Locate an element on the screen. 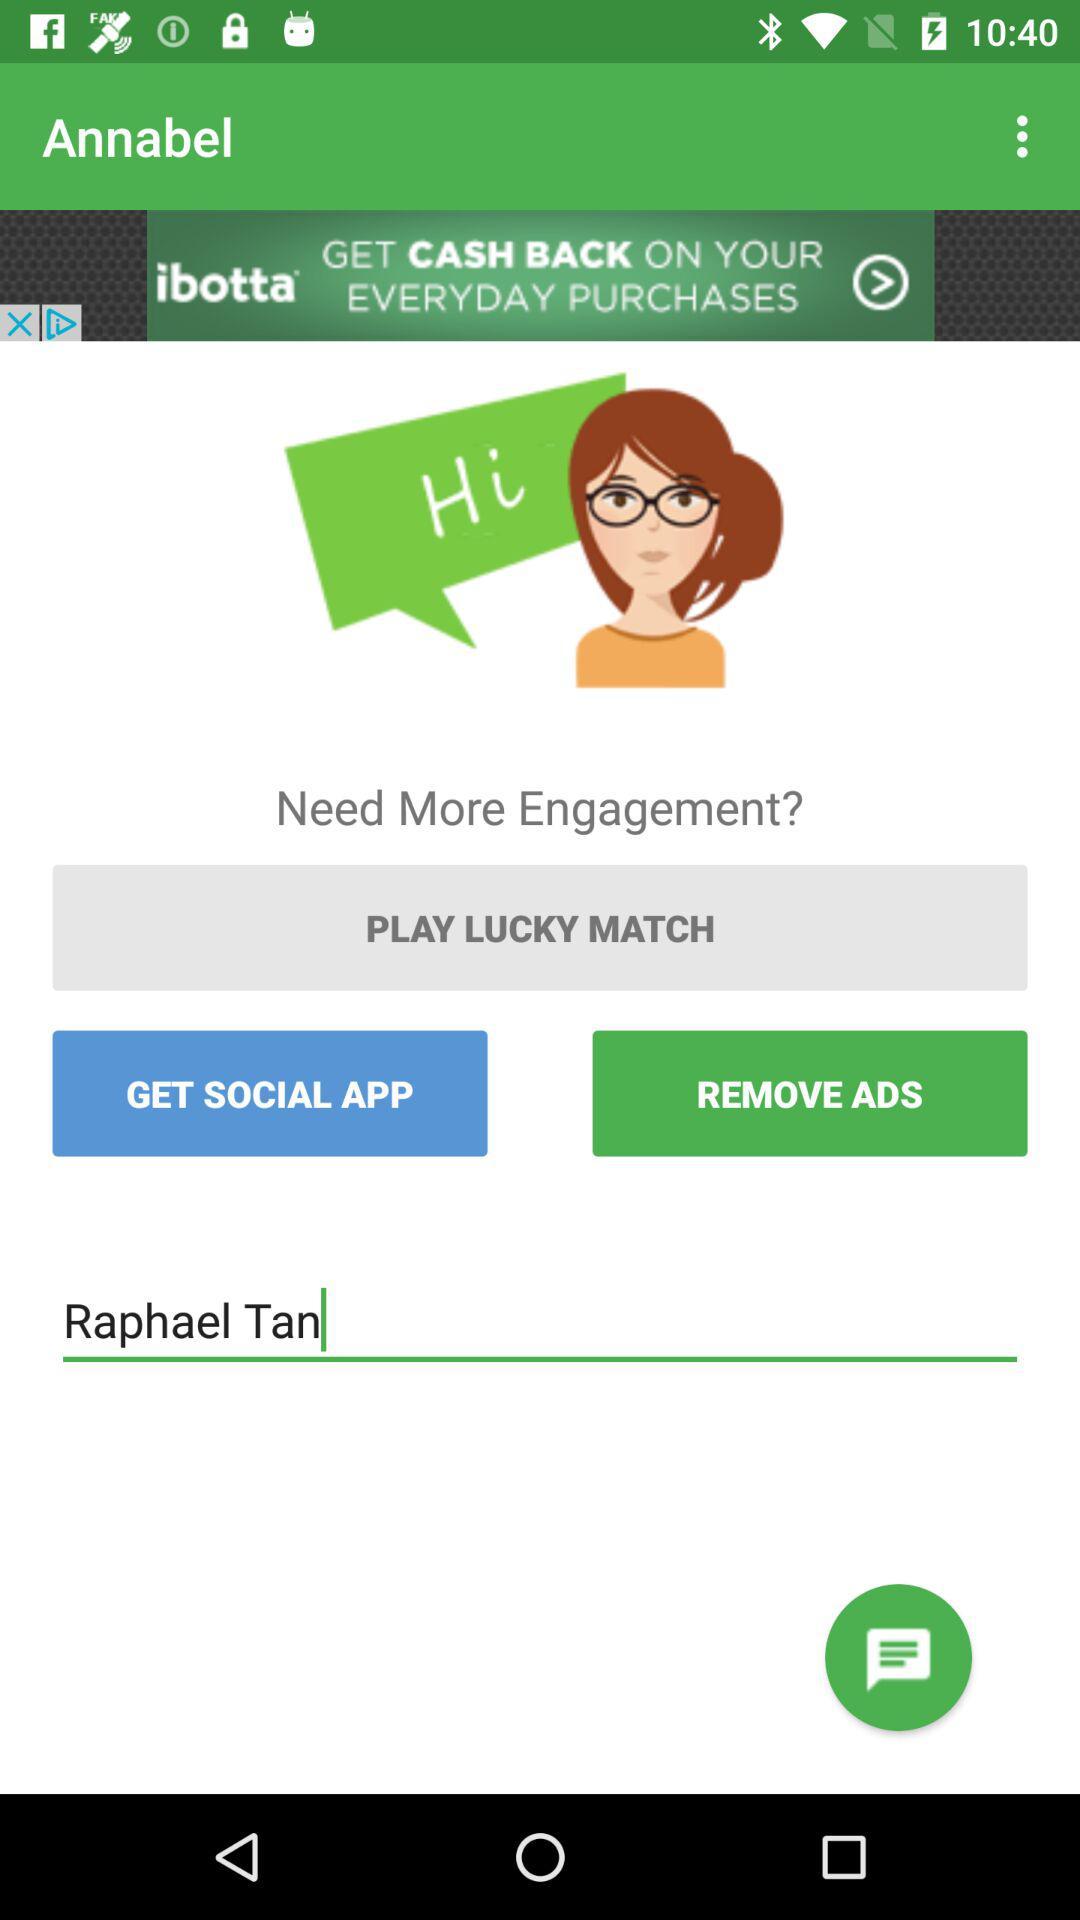  the chat icon is located at coordinates (897, 1657).